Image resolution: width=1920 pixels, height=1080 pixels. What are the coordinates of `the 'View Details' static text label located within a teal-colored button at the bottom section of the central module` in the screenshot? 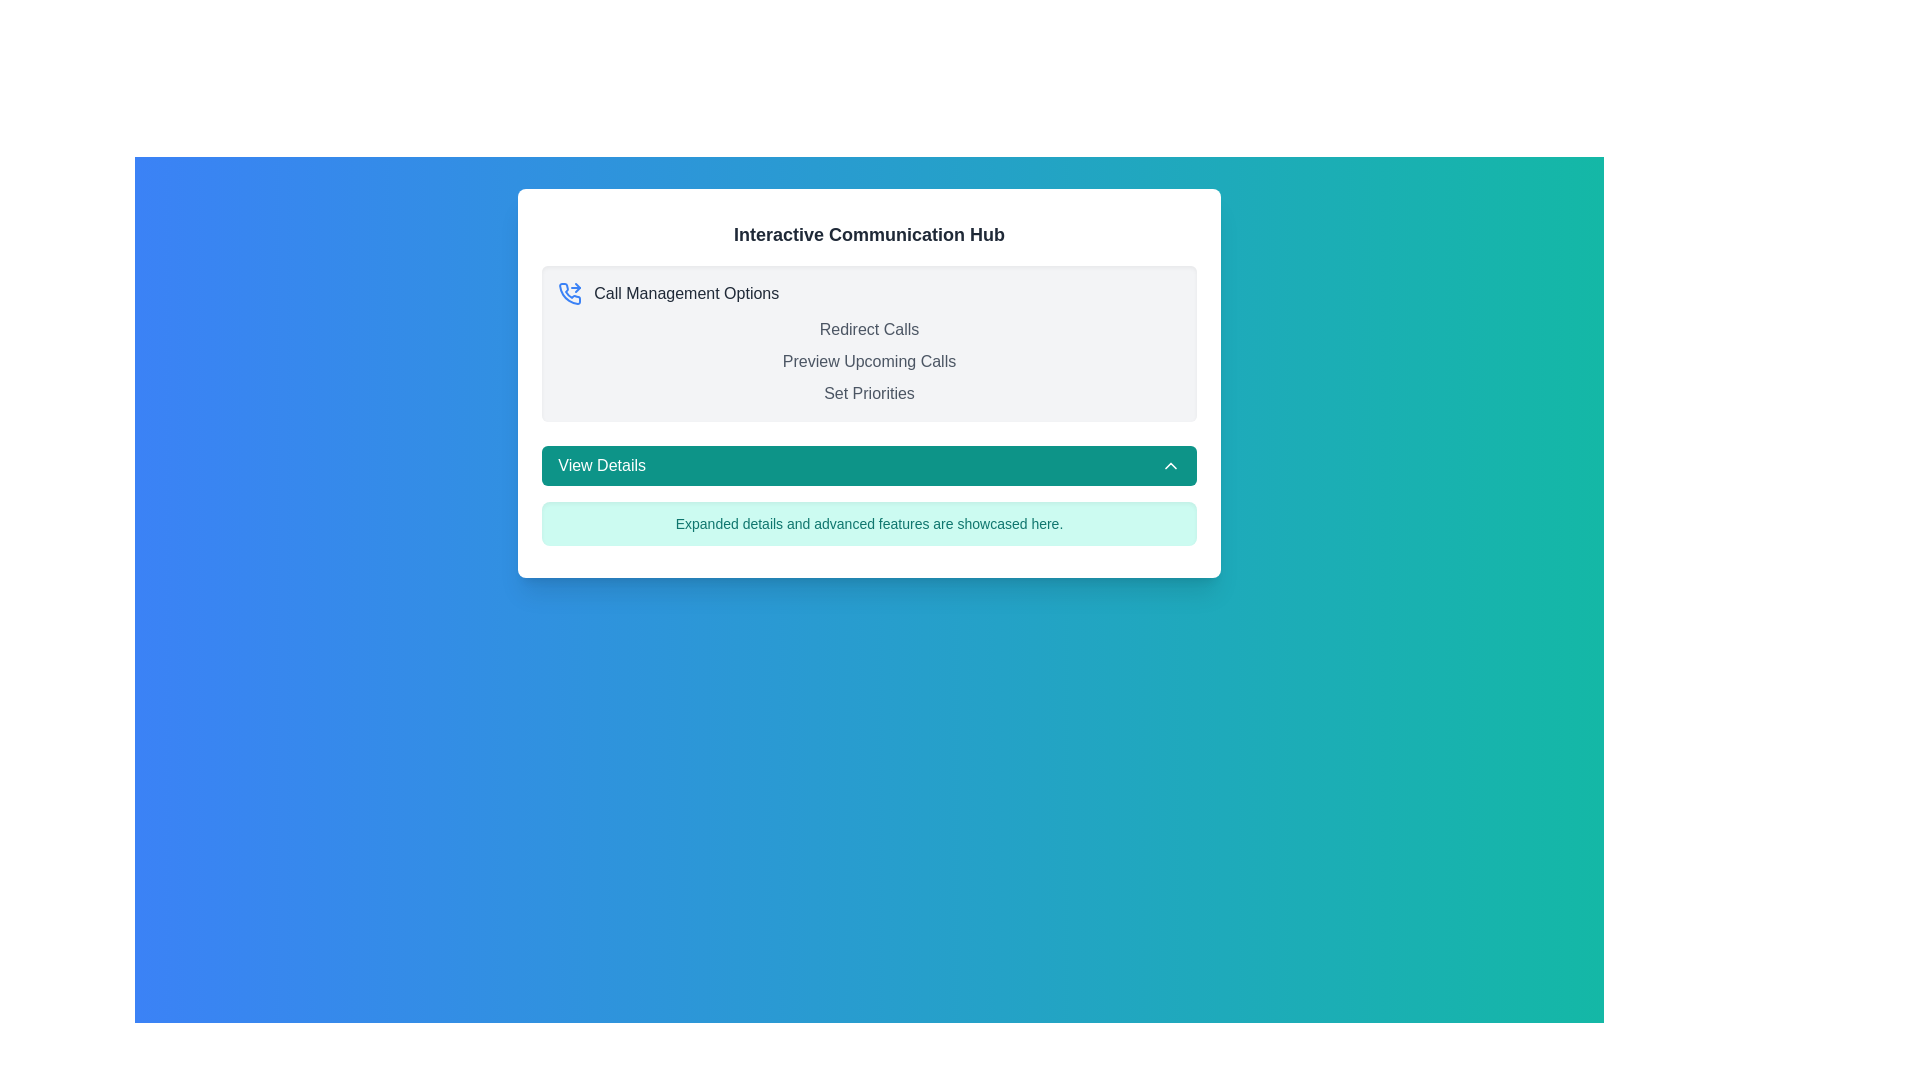 It's located at (601, 466).